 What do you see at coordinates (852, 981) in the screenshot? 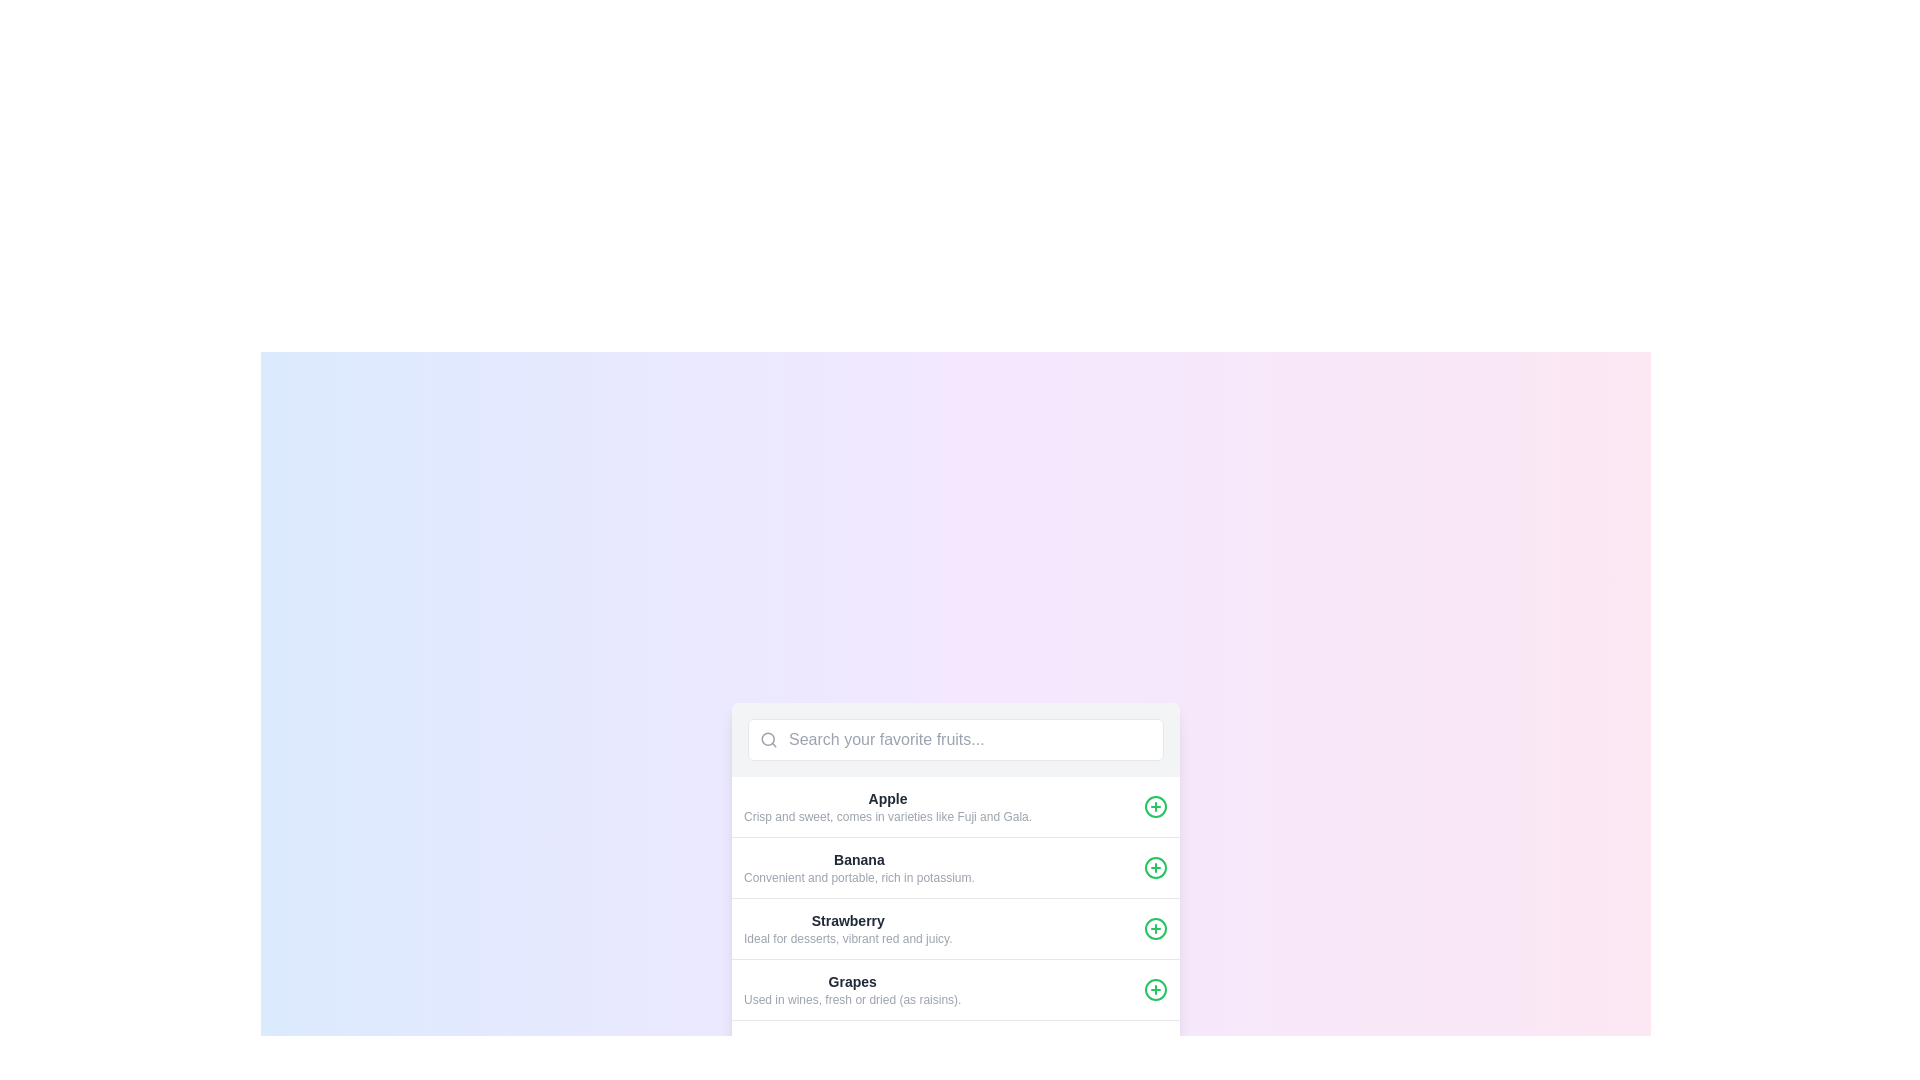
I see `the text label displaying 'Grapes', which is a medium-sized bold dark gray font positioned at the bottom of the interface within the last item of a vertical list of fruits` at bounding box center [852, 981].